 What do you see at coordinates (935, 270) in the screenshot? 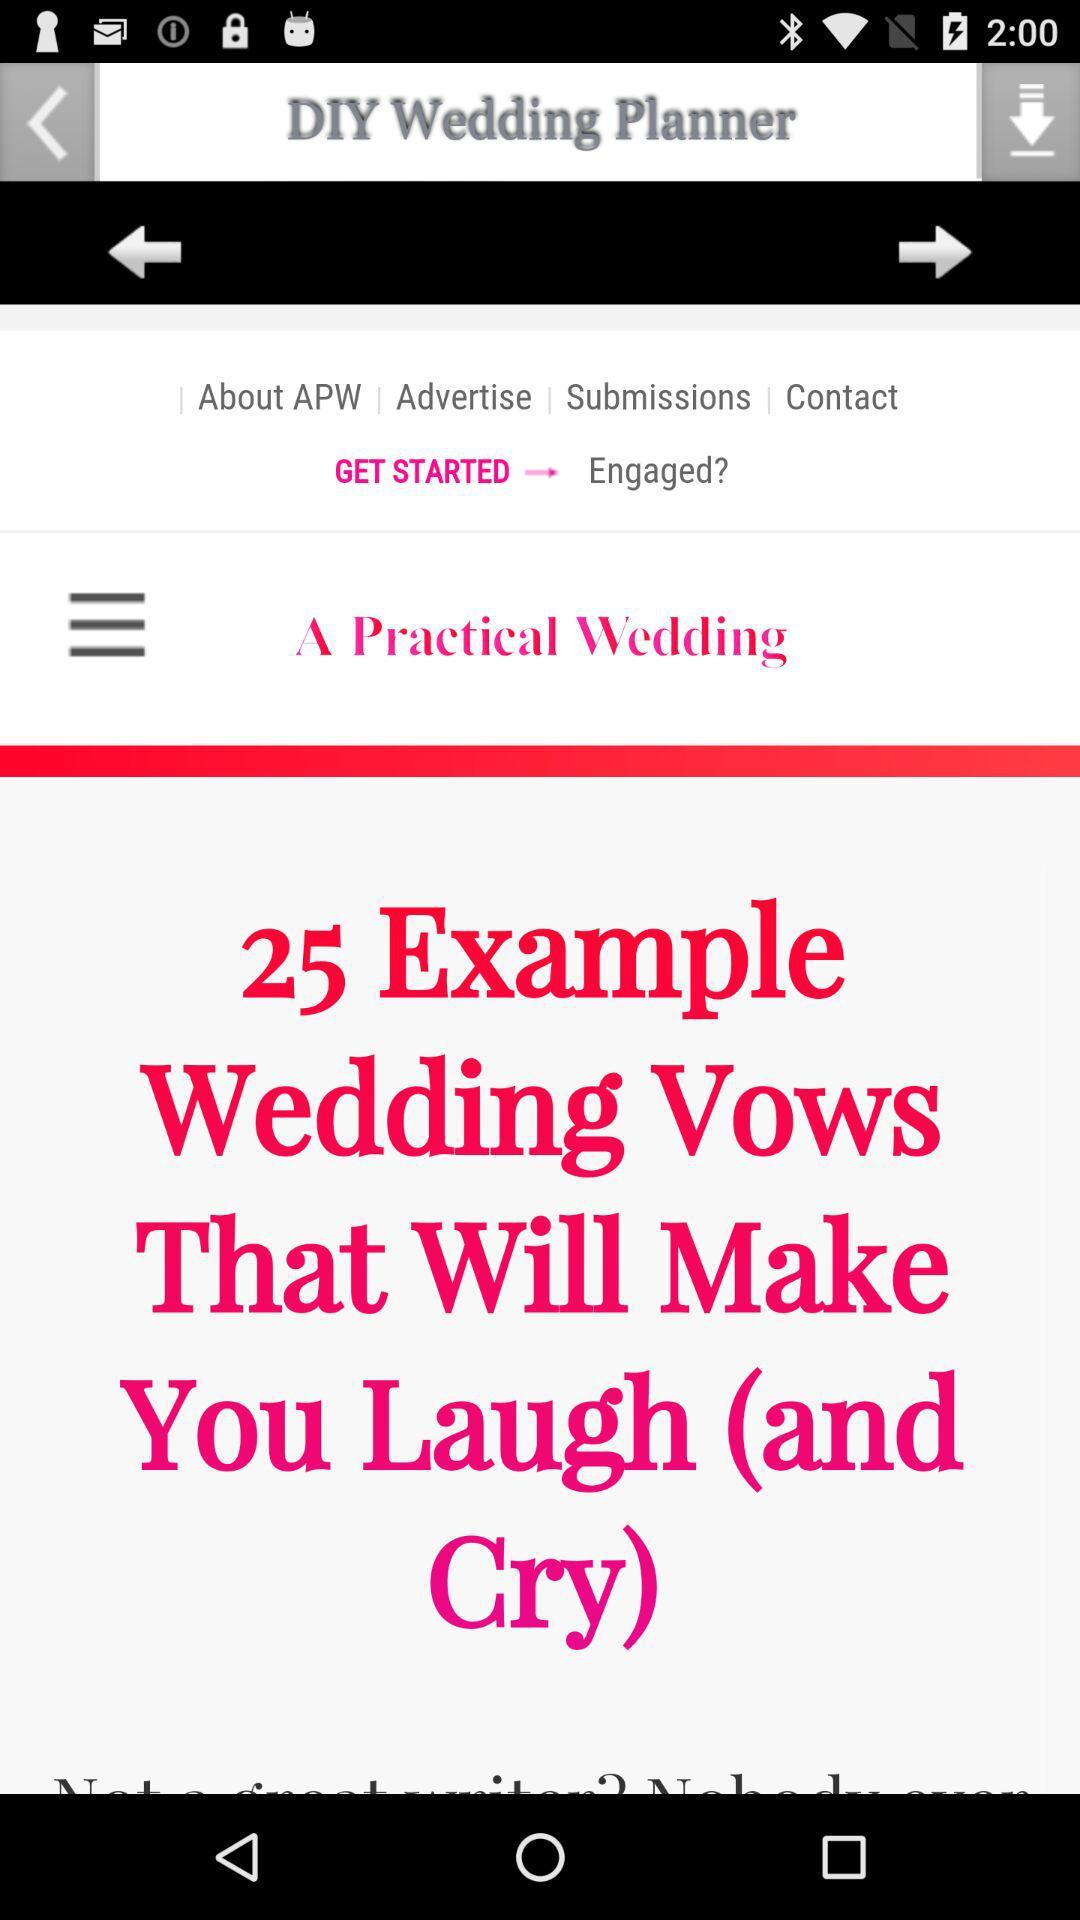
I see `the arrow_forward icon` at bounding box center [935, 270].